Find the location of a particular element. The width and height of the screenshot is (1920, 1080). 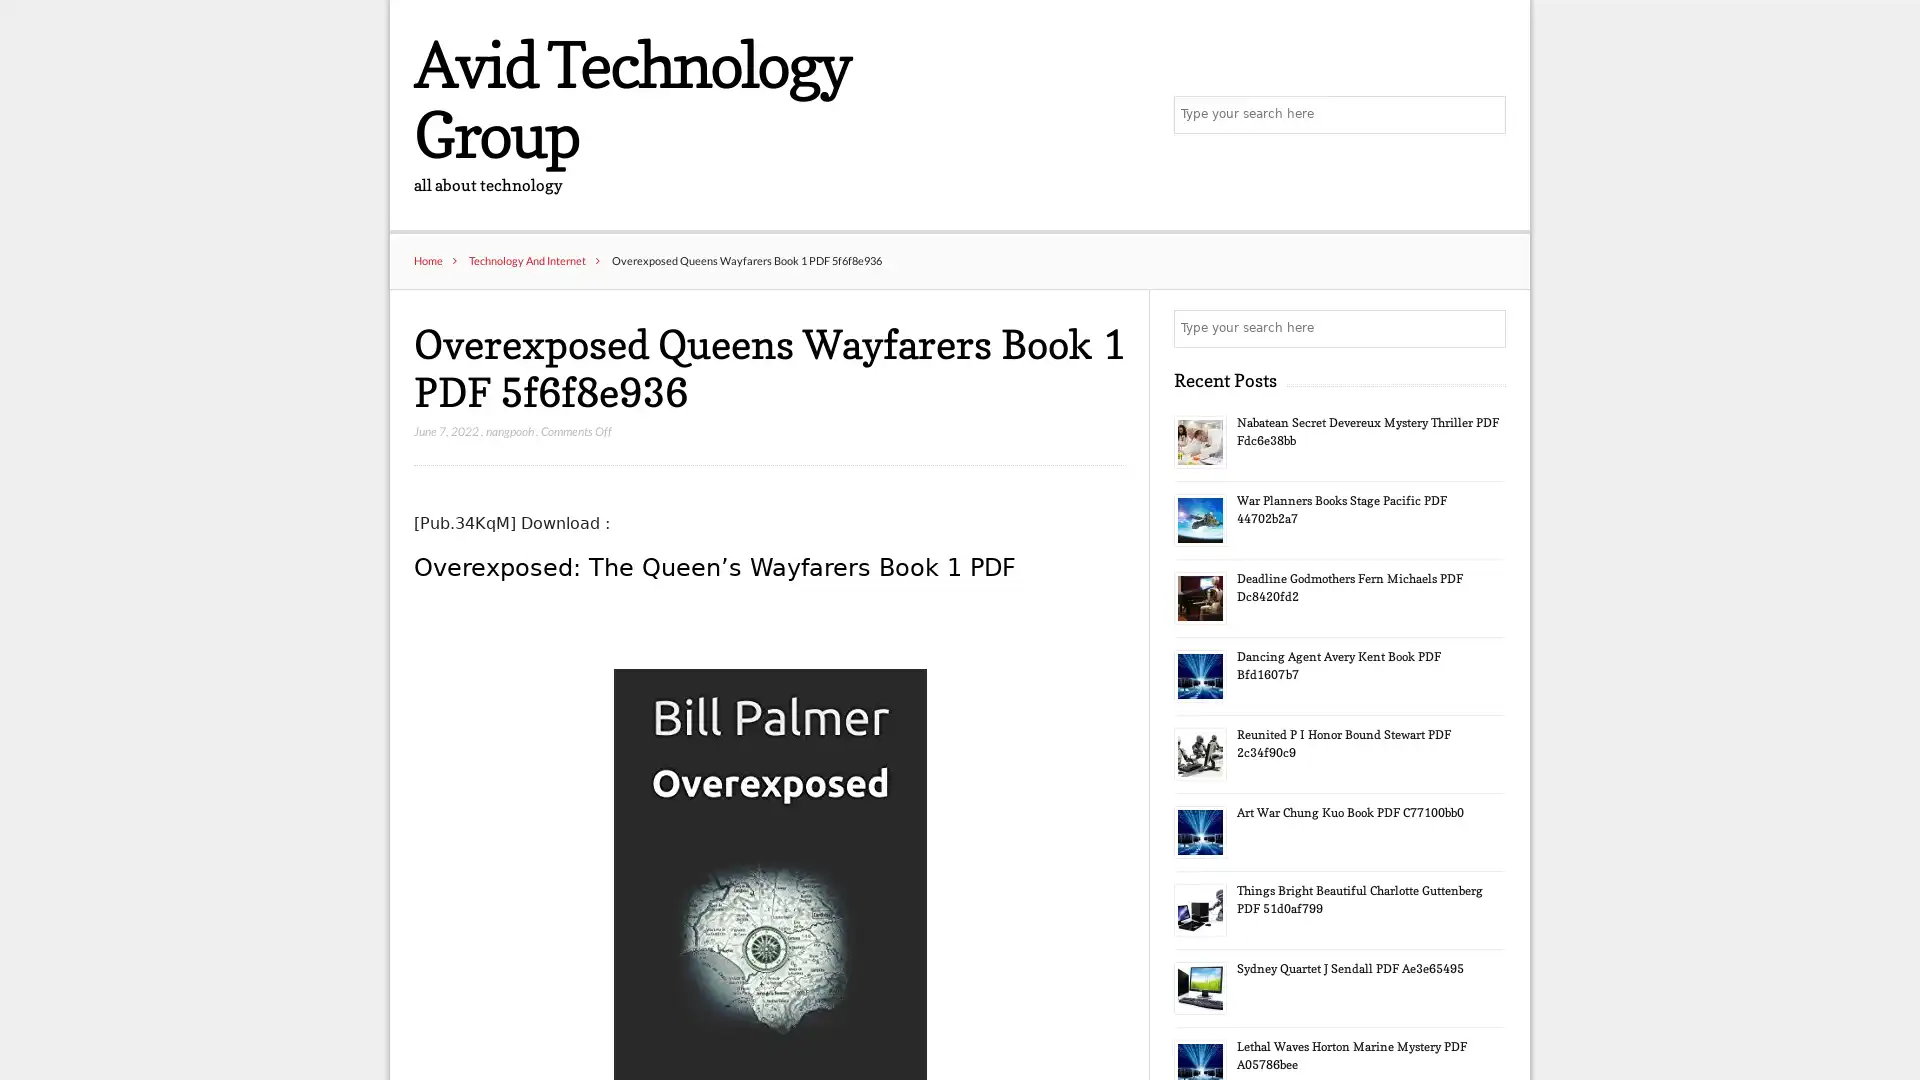

Search is located at coordinates (1485, 329).